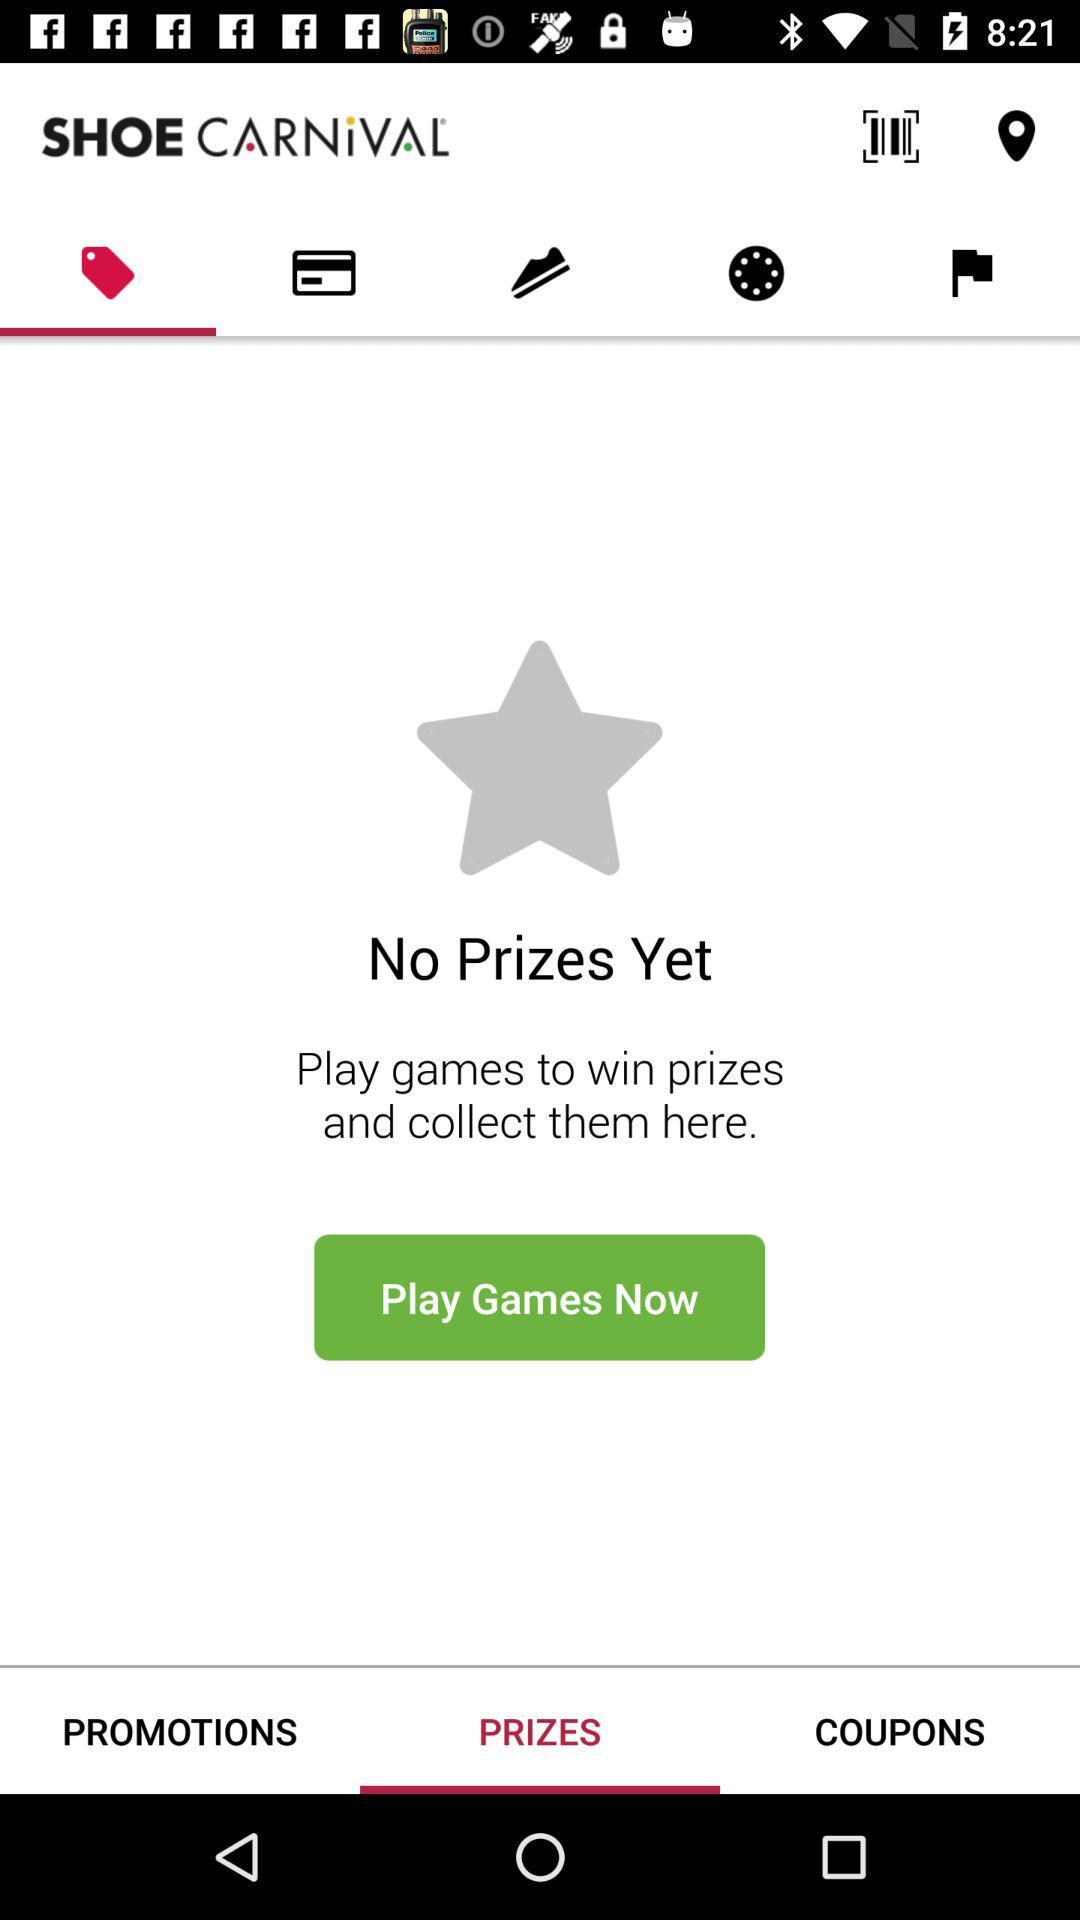  I want to click on the icon which is second right to the tag icon, so click(540, 272).